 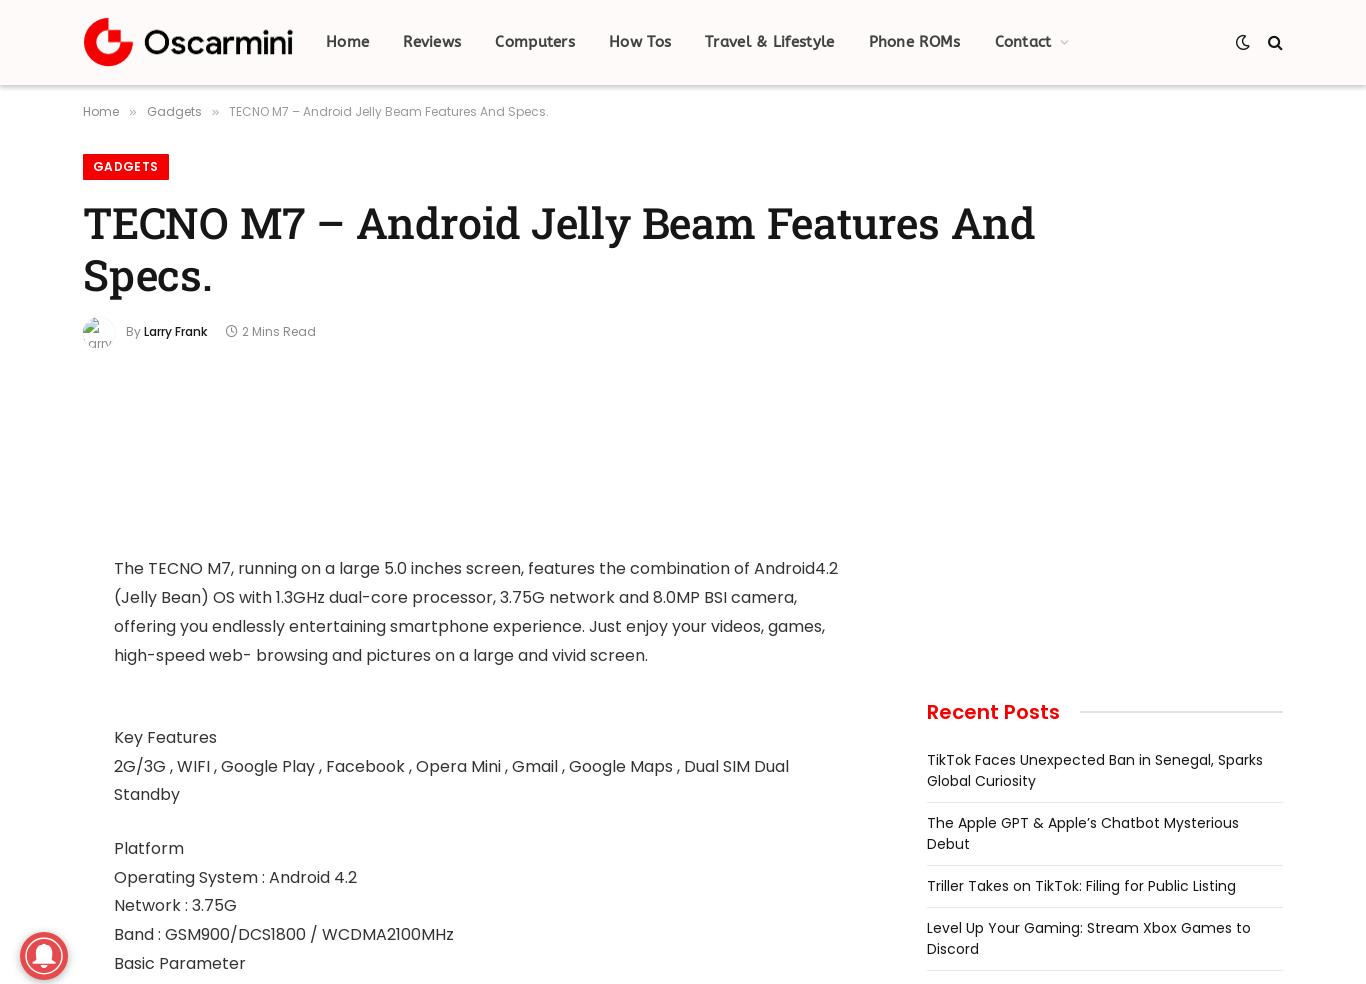 What do you see at coordinates (1093, 768) in the screenshot?
I see `'TikTok Faces Unexpected Ban in Senegal, Sparks Global Curiosity'` at bounding box center [1093, 768].